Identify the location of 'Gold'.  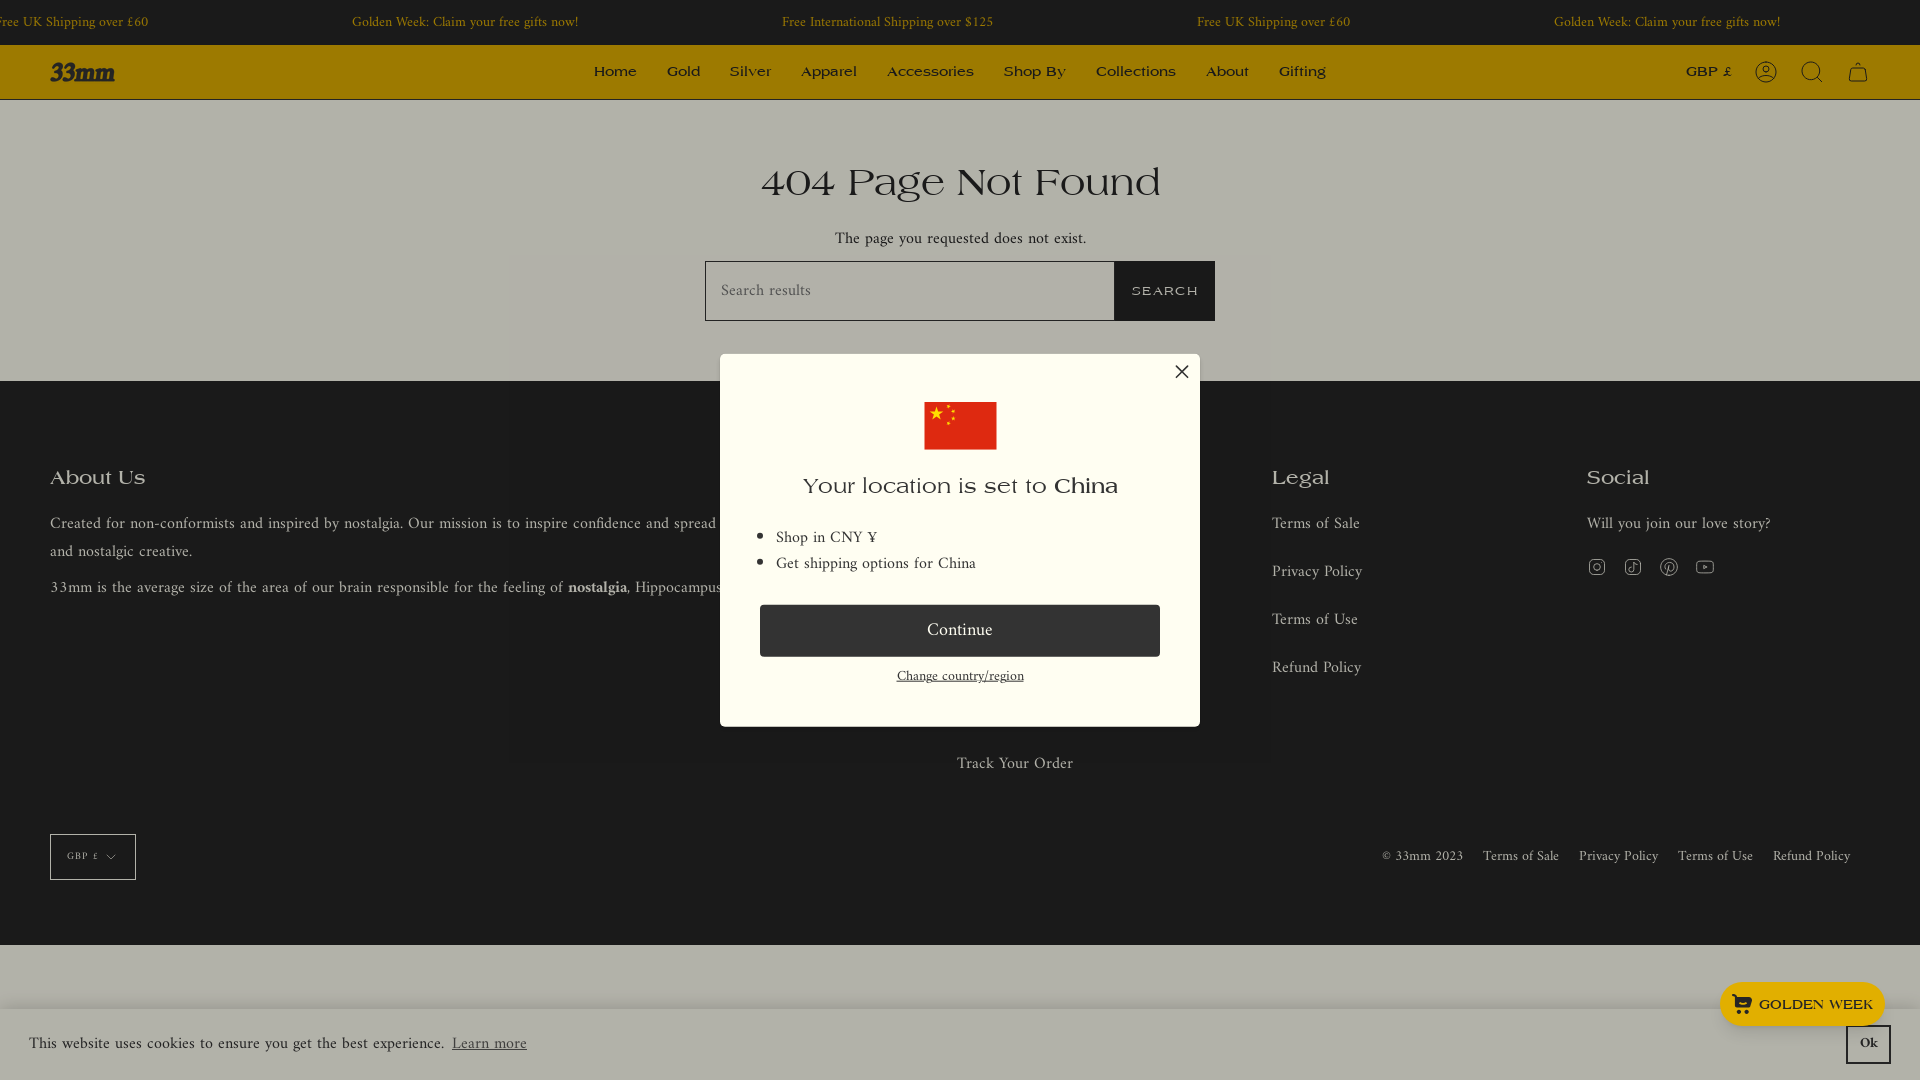
(683, 71).